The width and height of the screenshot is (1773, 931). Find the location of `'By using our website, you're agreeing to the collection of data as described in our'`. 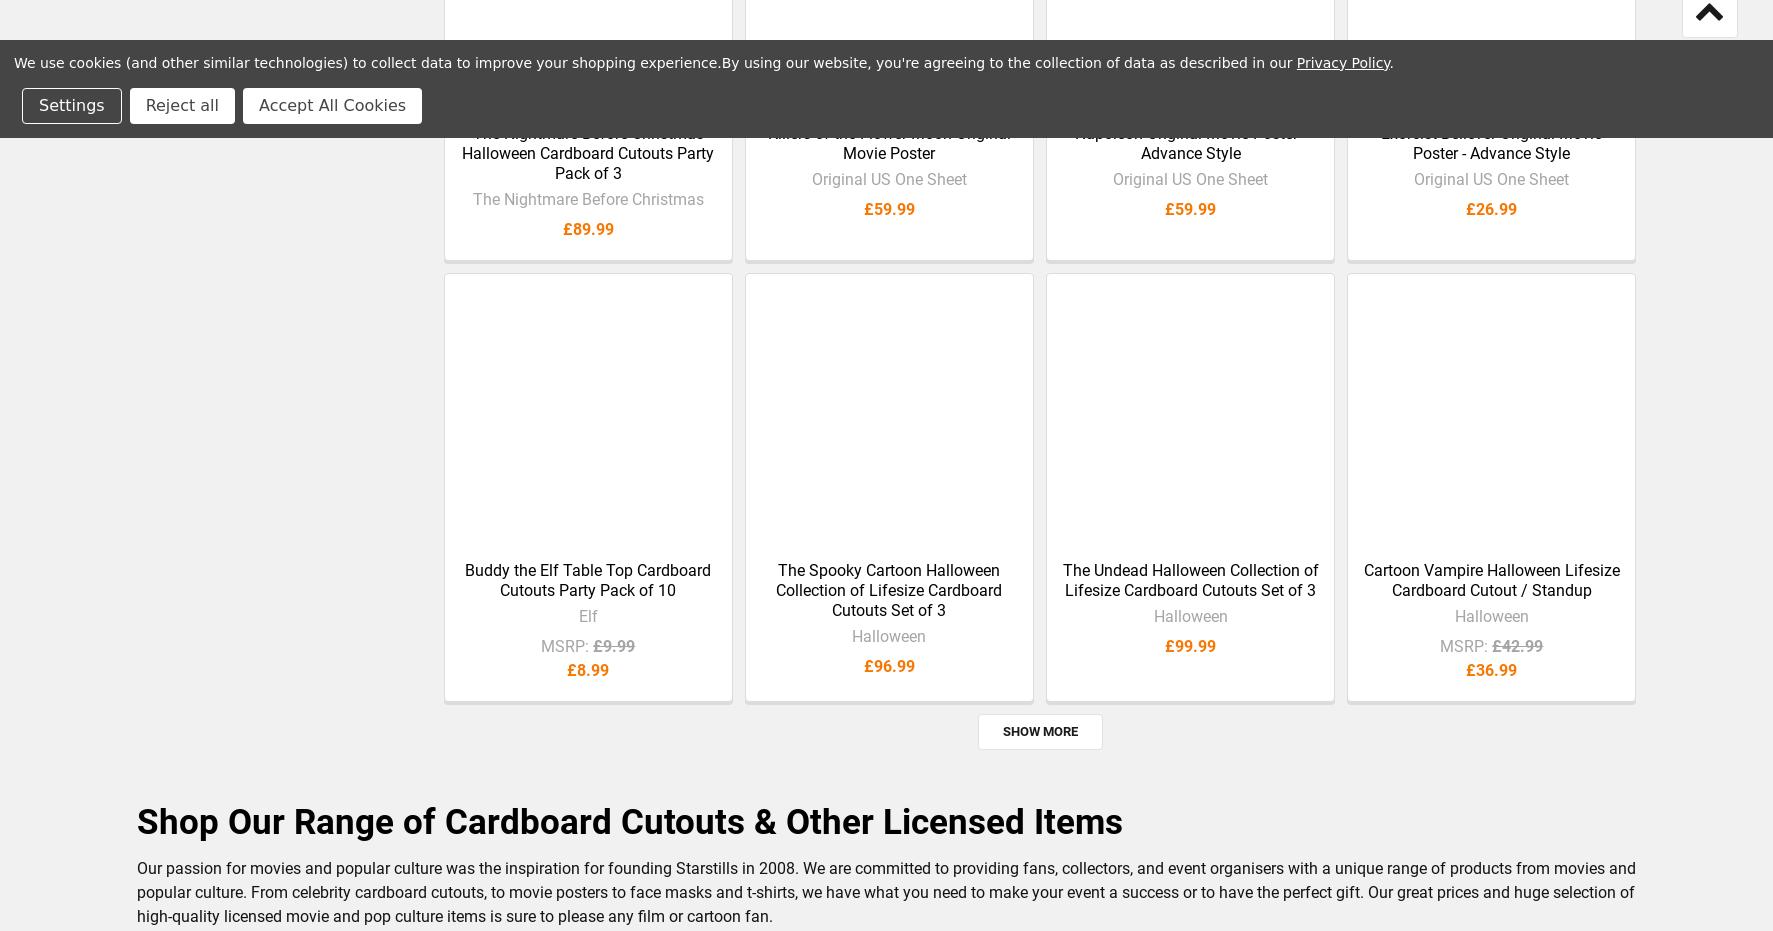

'By using our website, you're agreeing to the collection of data as described in our' is located at coordinates (1007, 61).